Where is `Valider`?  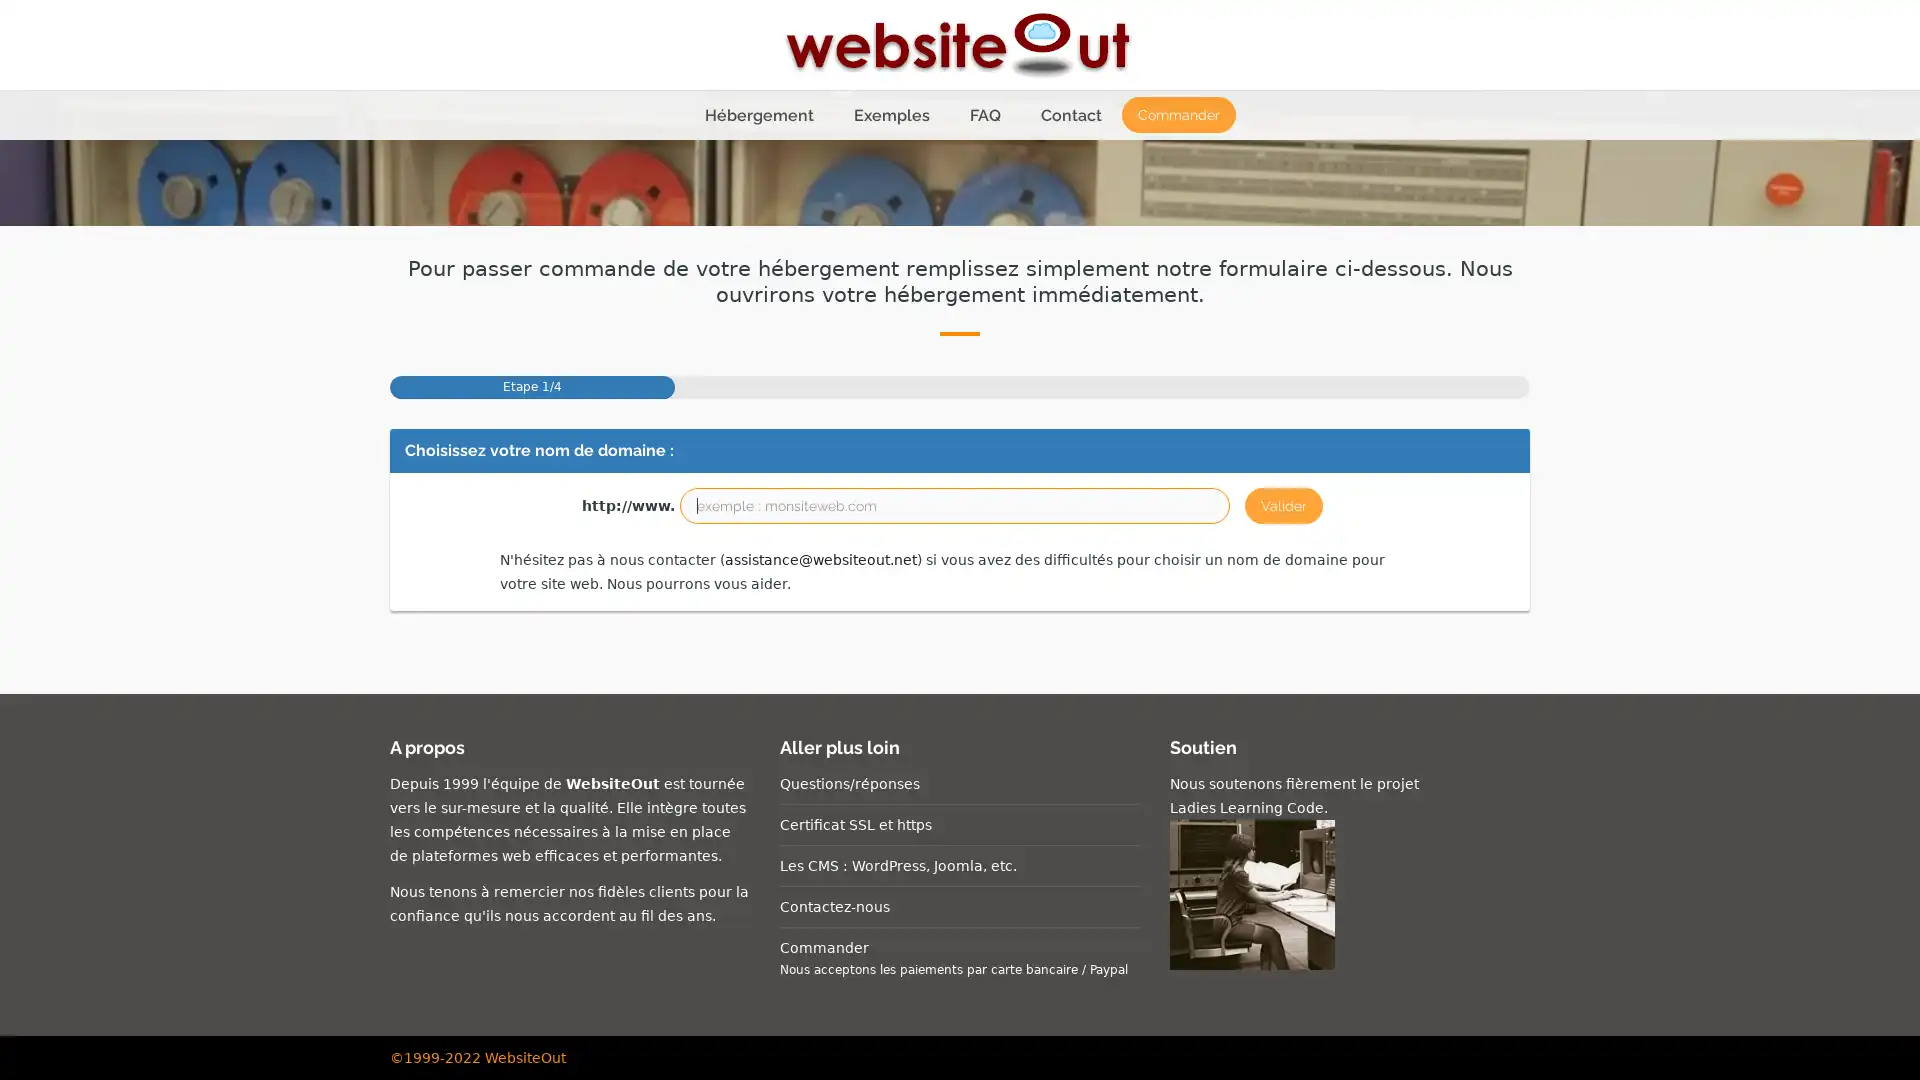
Valider is located at coordinates (1283, 504).